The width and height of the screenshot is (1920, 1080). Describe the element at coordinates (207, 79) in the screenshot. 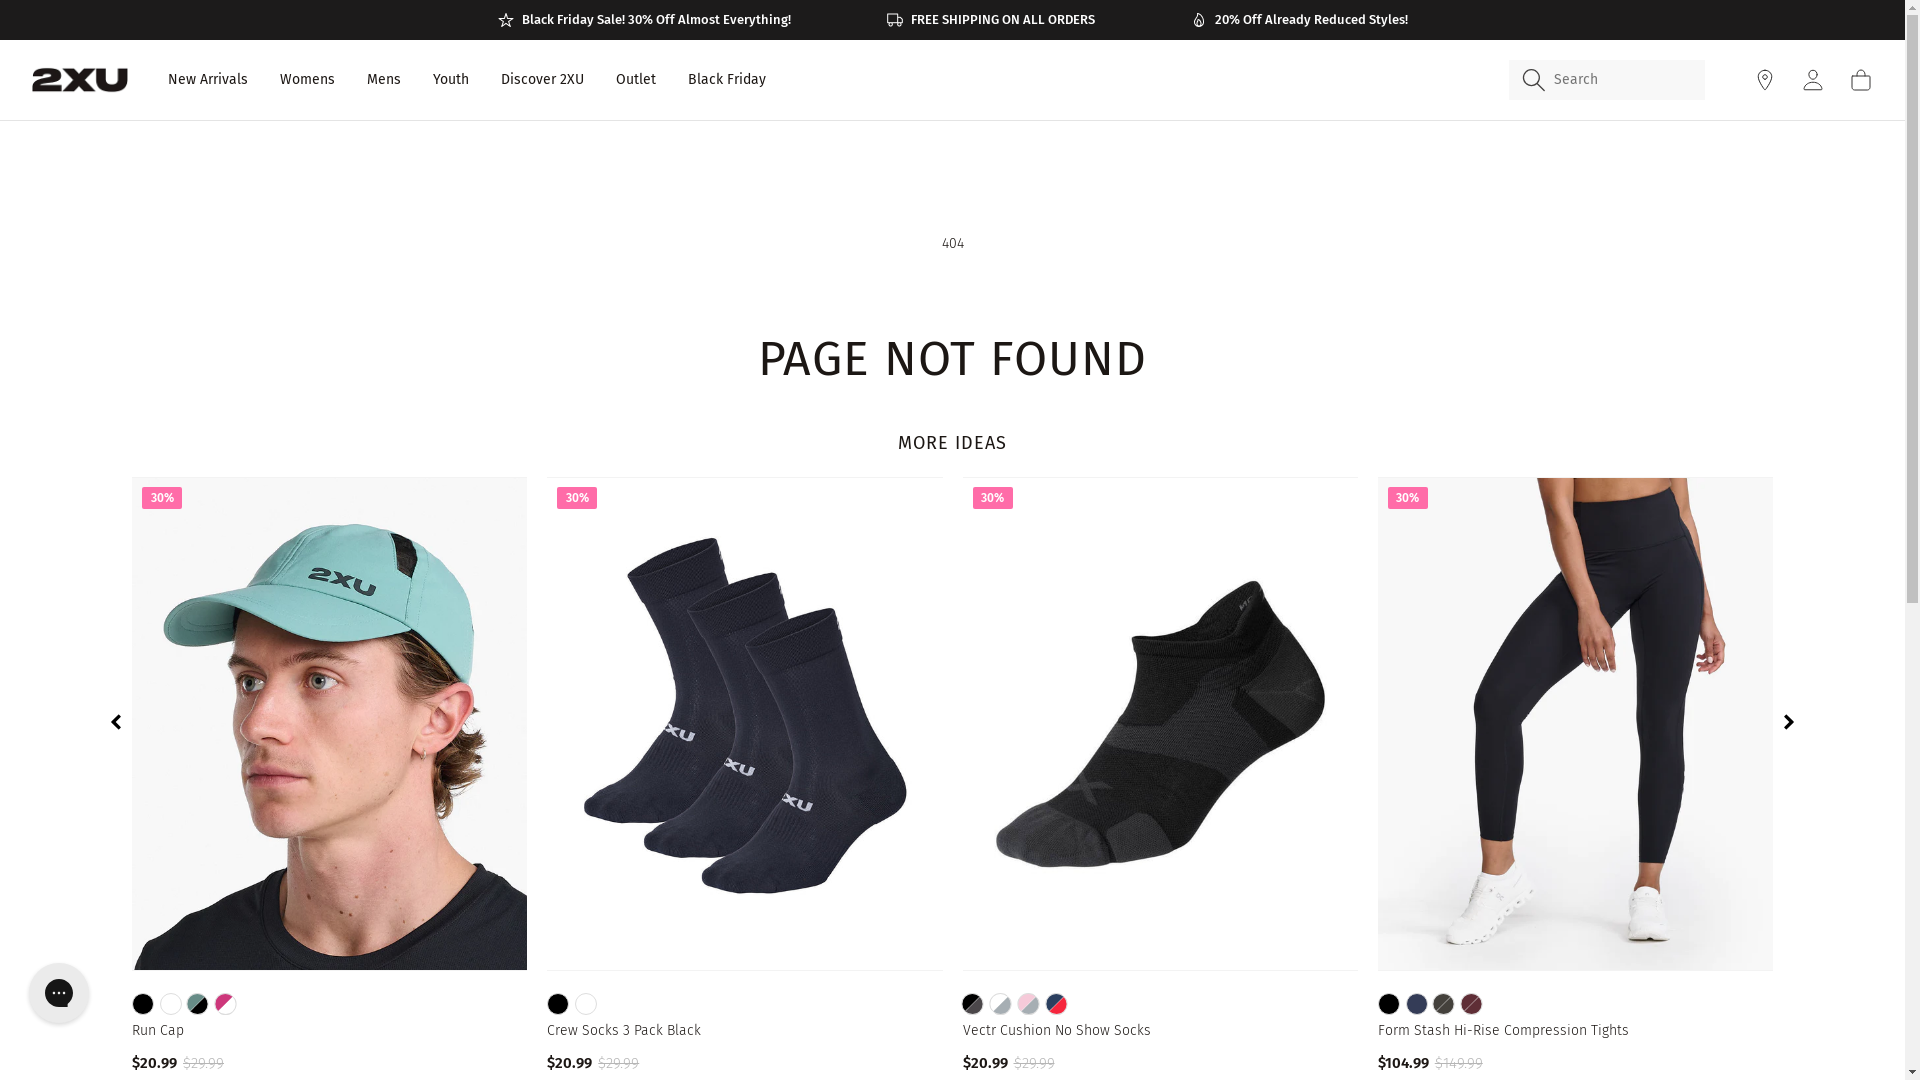

I see `'New Arrivals'` at that location.